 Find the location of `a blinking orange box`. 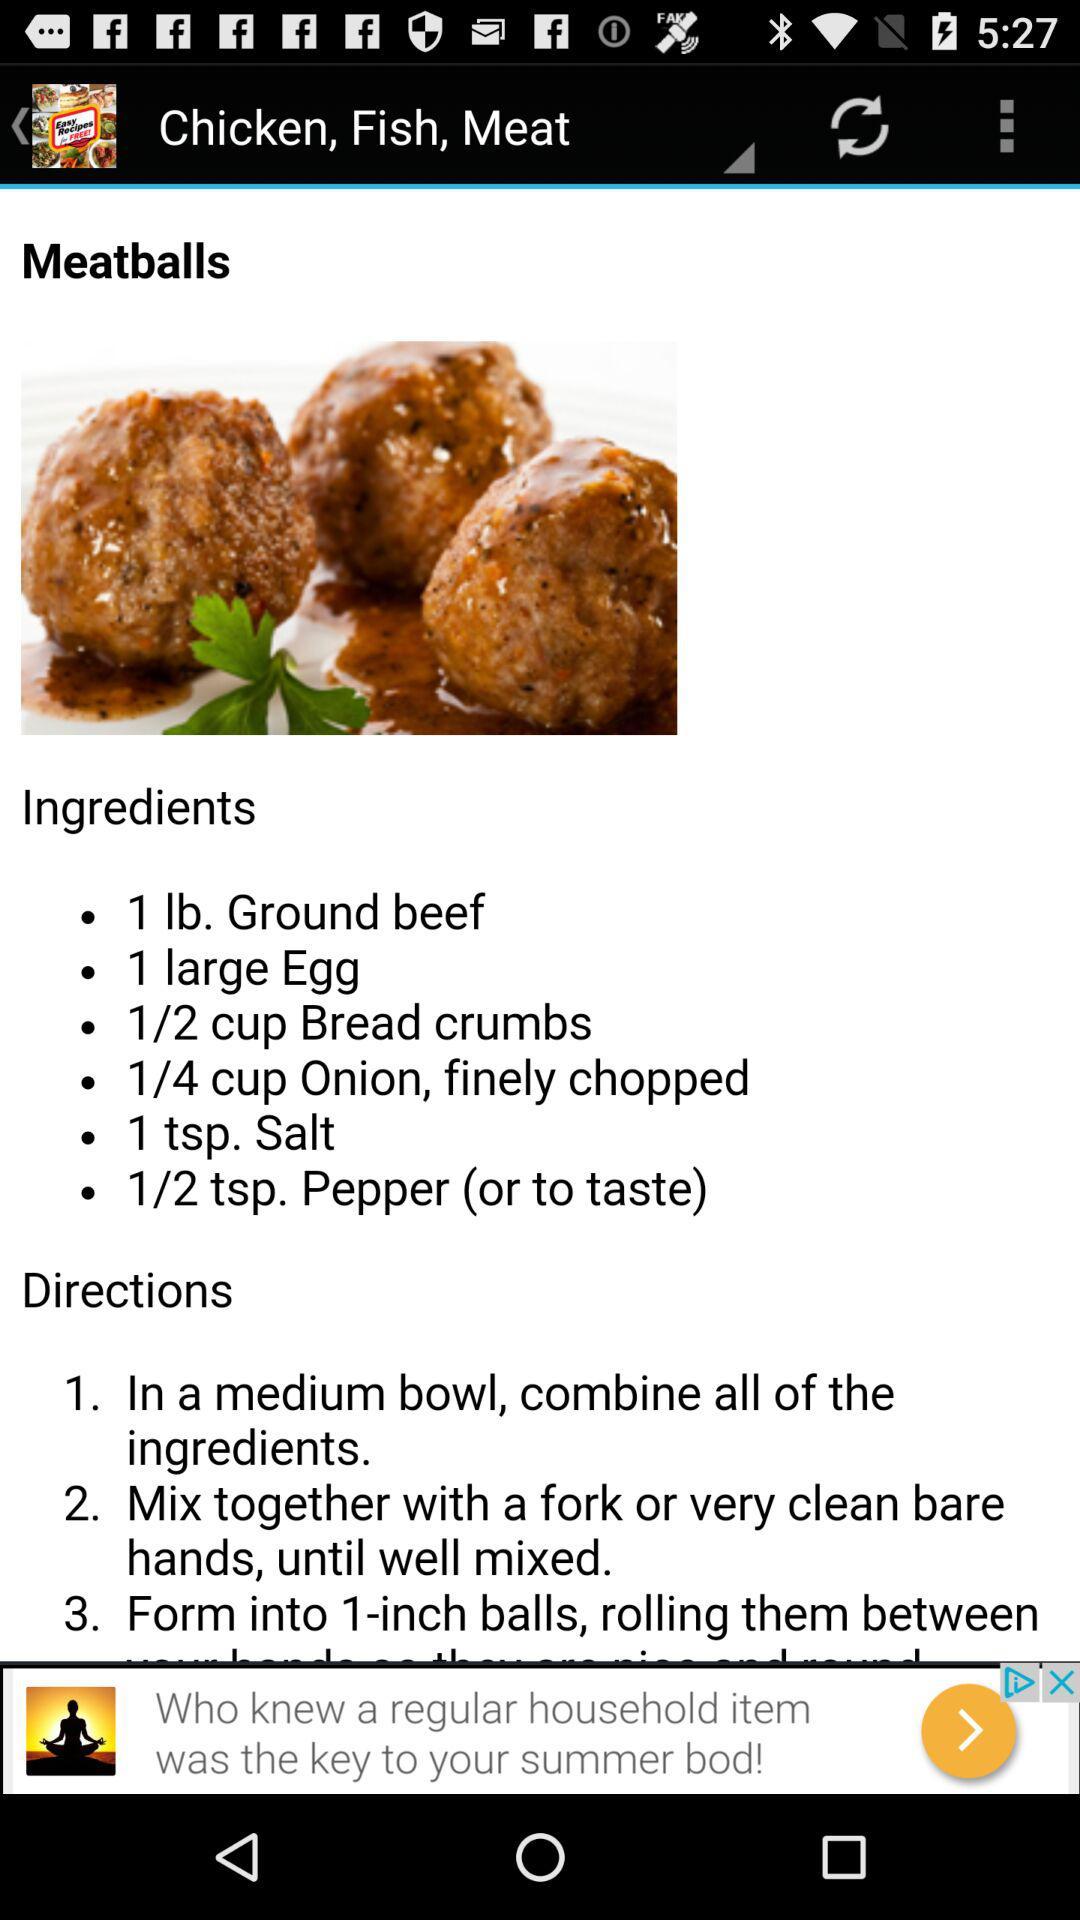

a blinking orange box is located at coordinates (540, 924).